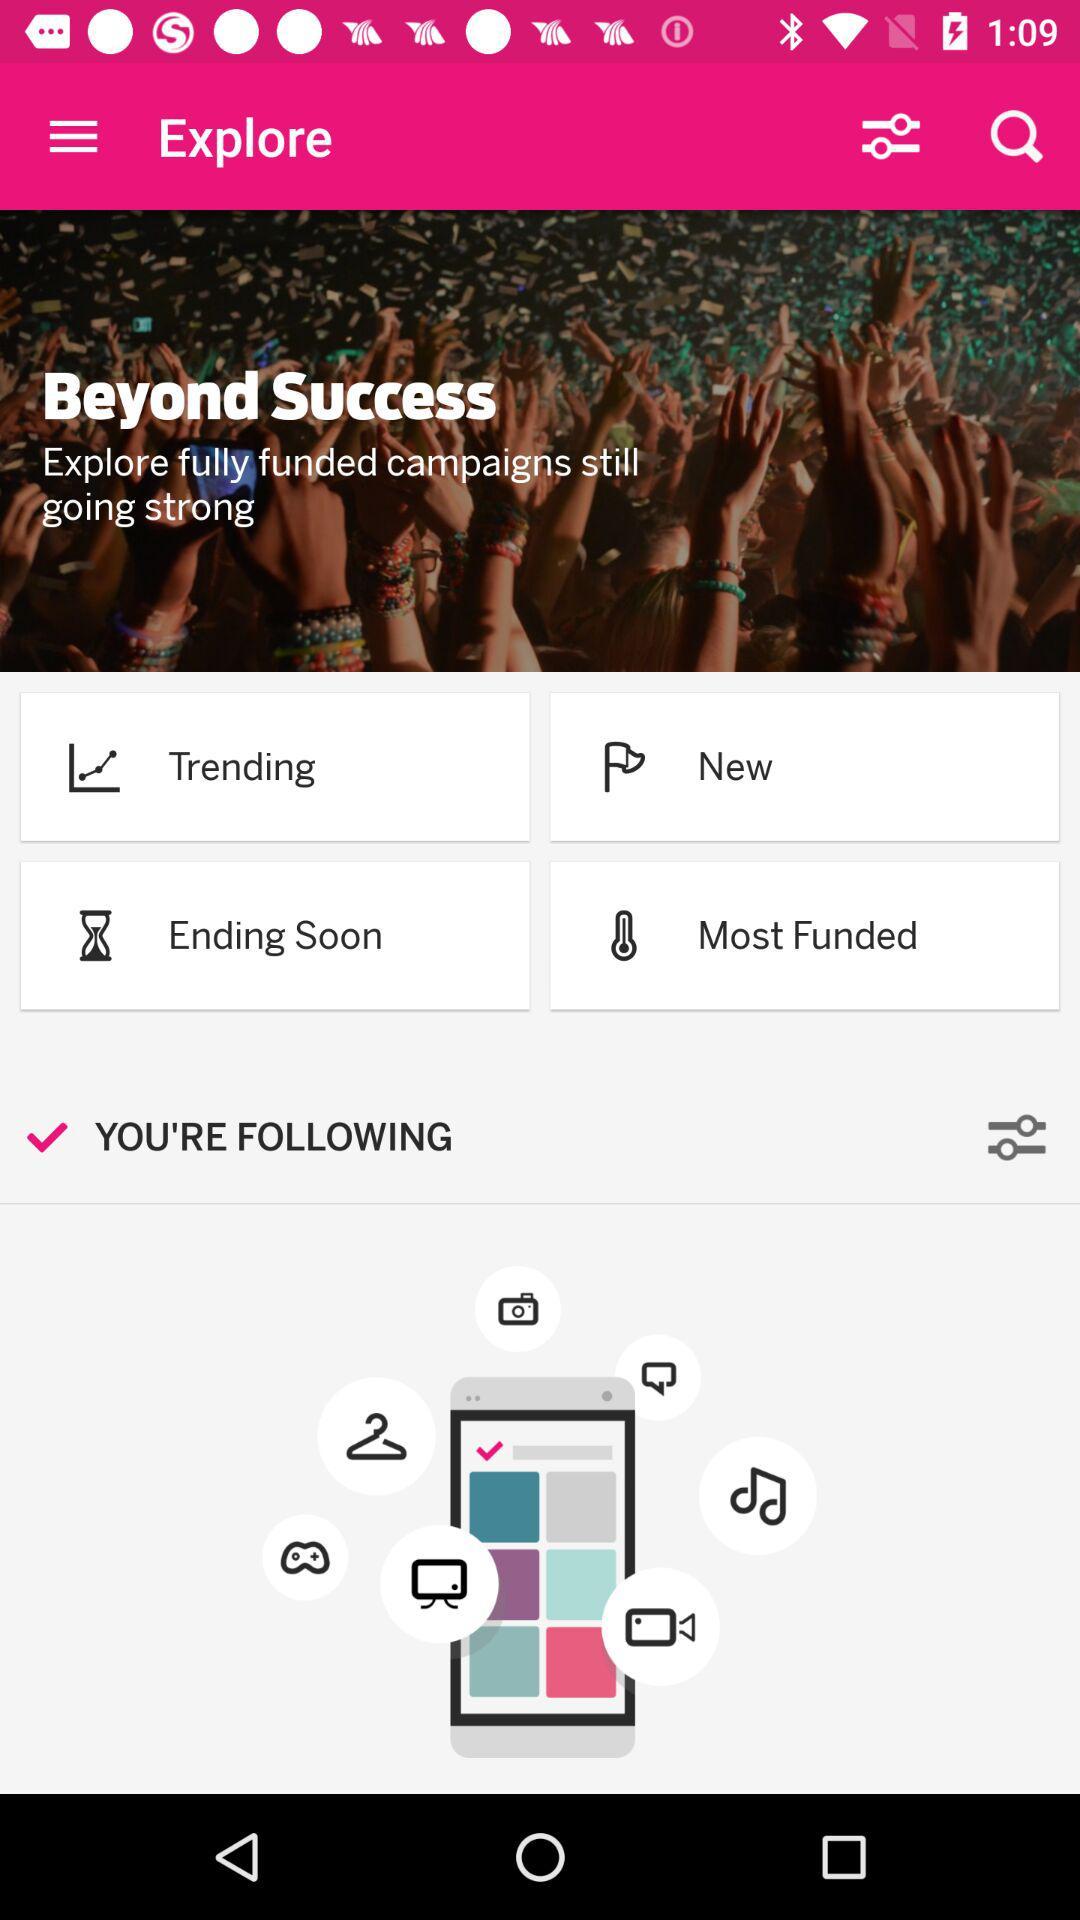 This screenshot has width=1080, height=1920. Describe the element at coordinates (94, 934) in the screenshot. I see `the item above the you're following` at that location.